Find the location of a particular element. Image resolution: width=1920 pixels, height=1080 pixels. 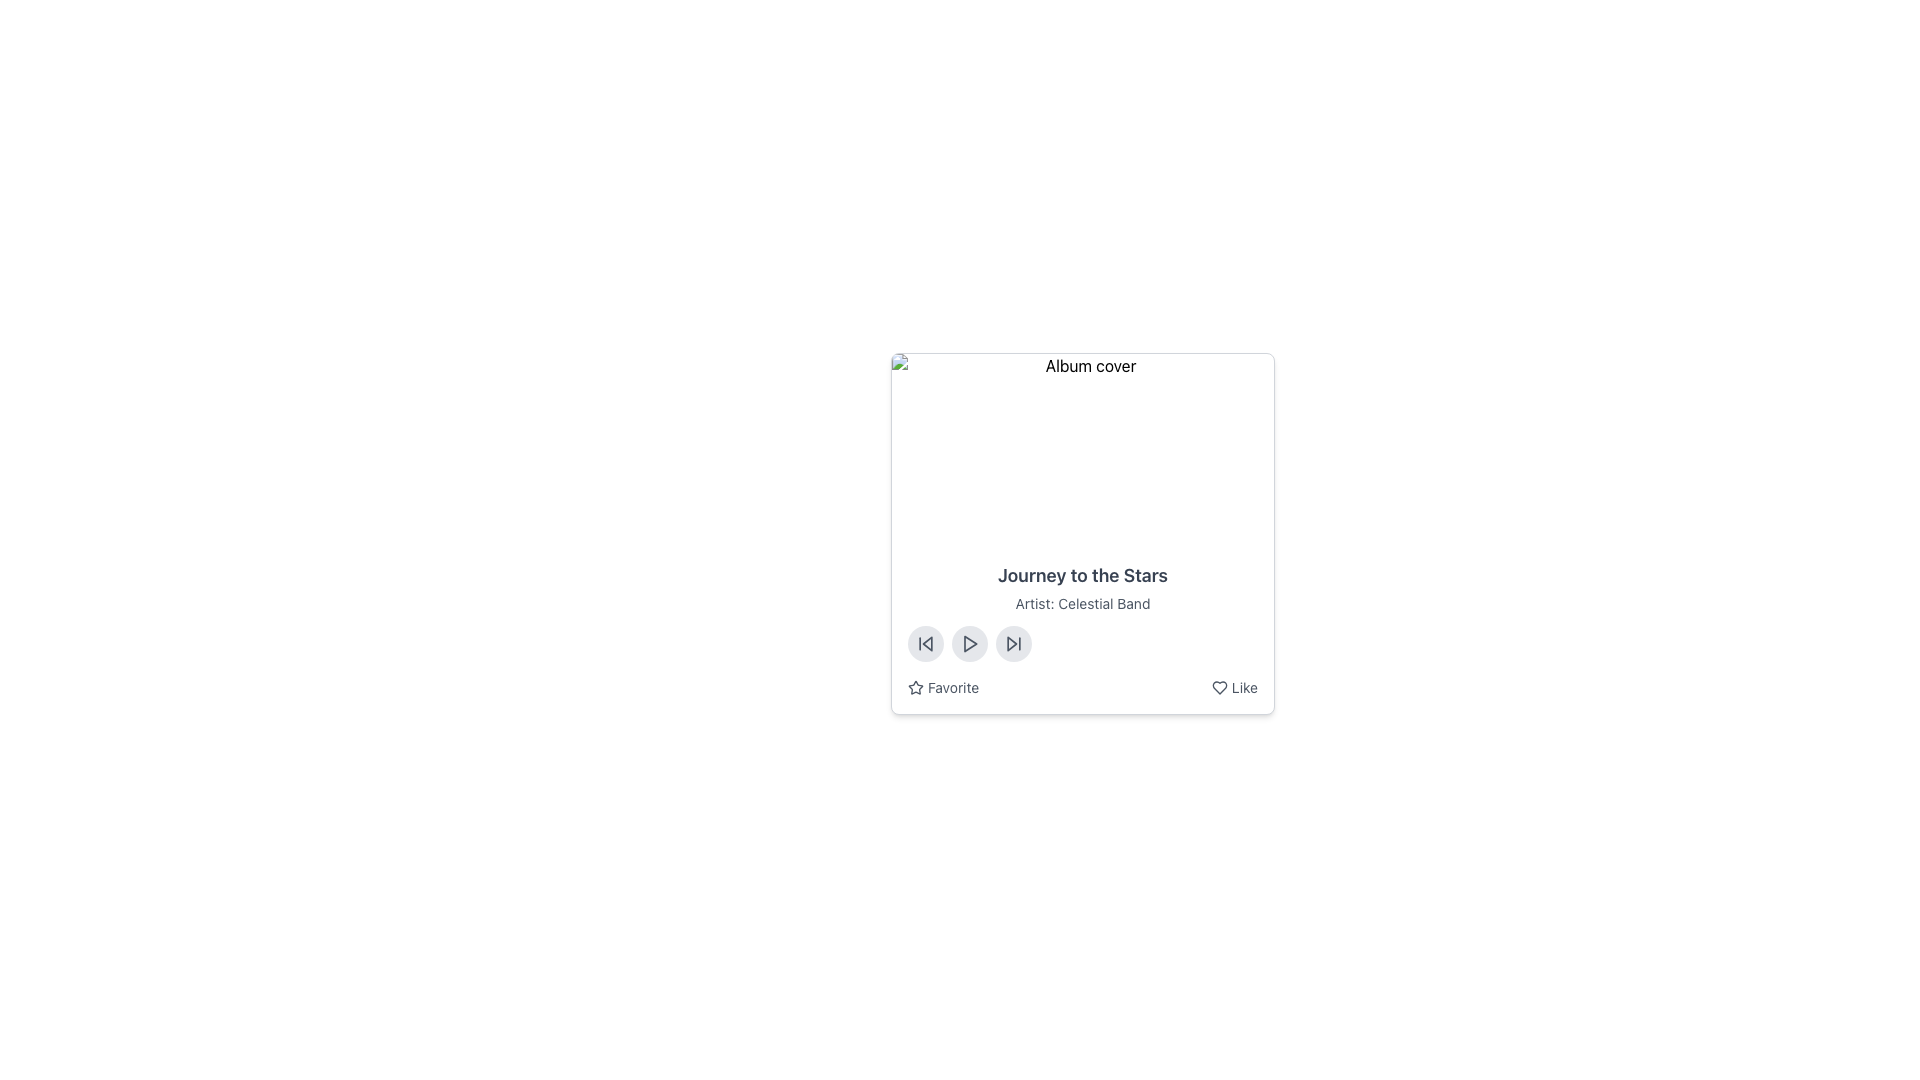

the heart-shaped icon on the left of the 'Like' label to like or unlike the content is located at coordinates (1218, 686).